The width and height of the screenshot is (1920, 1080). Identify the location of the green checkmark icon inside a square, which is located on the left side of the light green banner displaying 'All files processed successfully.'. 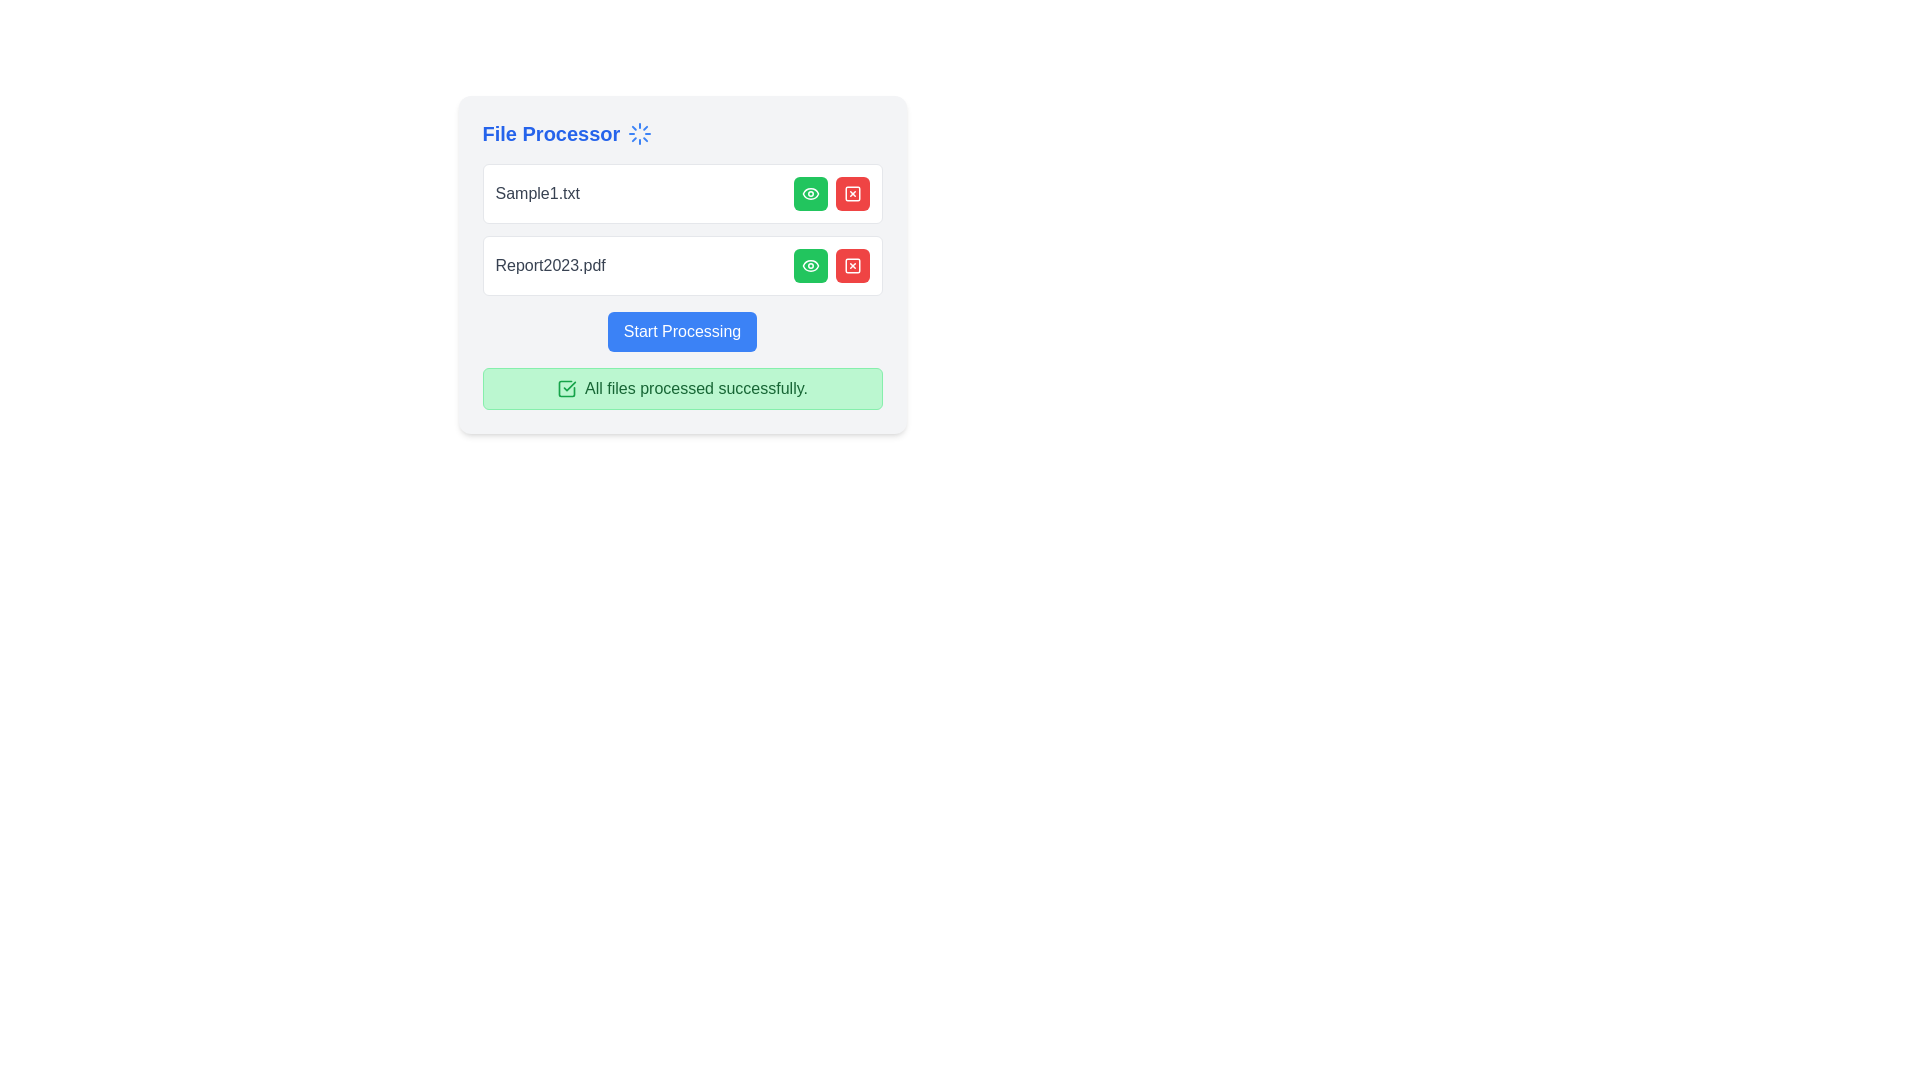
(565, 389).